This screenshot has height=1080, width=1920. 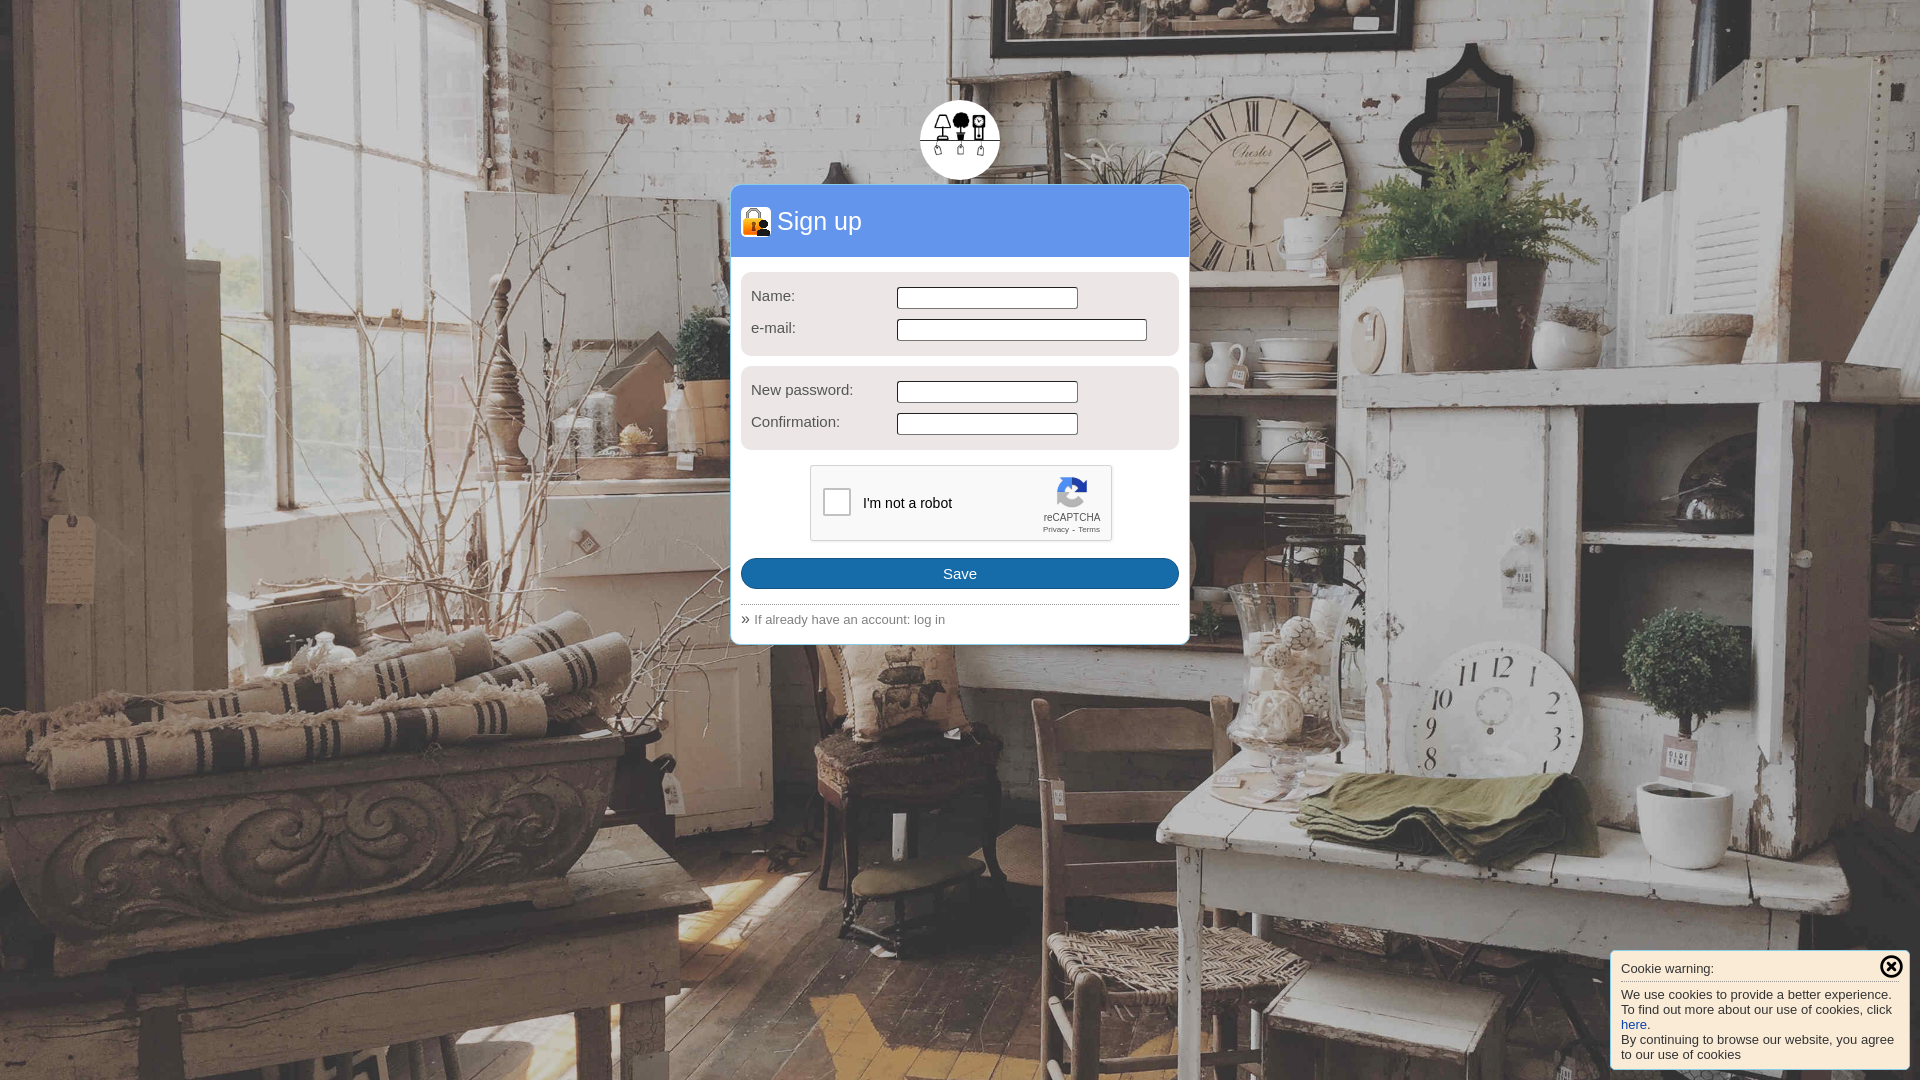 I want to click on 'Go to Web Constructor home page', so click(x=960, y=138).